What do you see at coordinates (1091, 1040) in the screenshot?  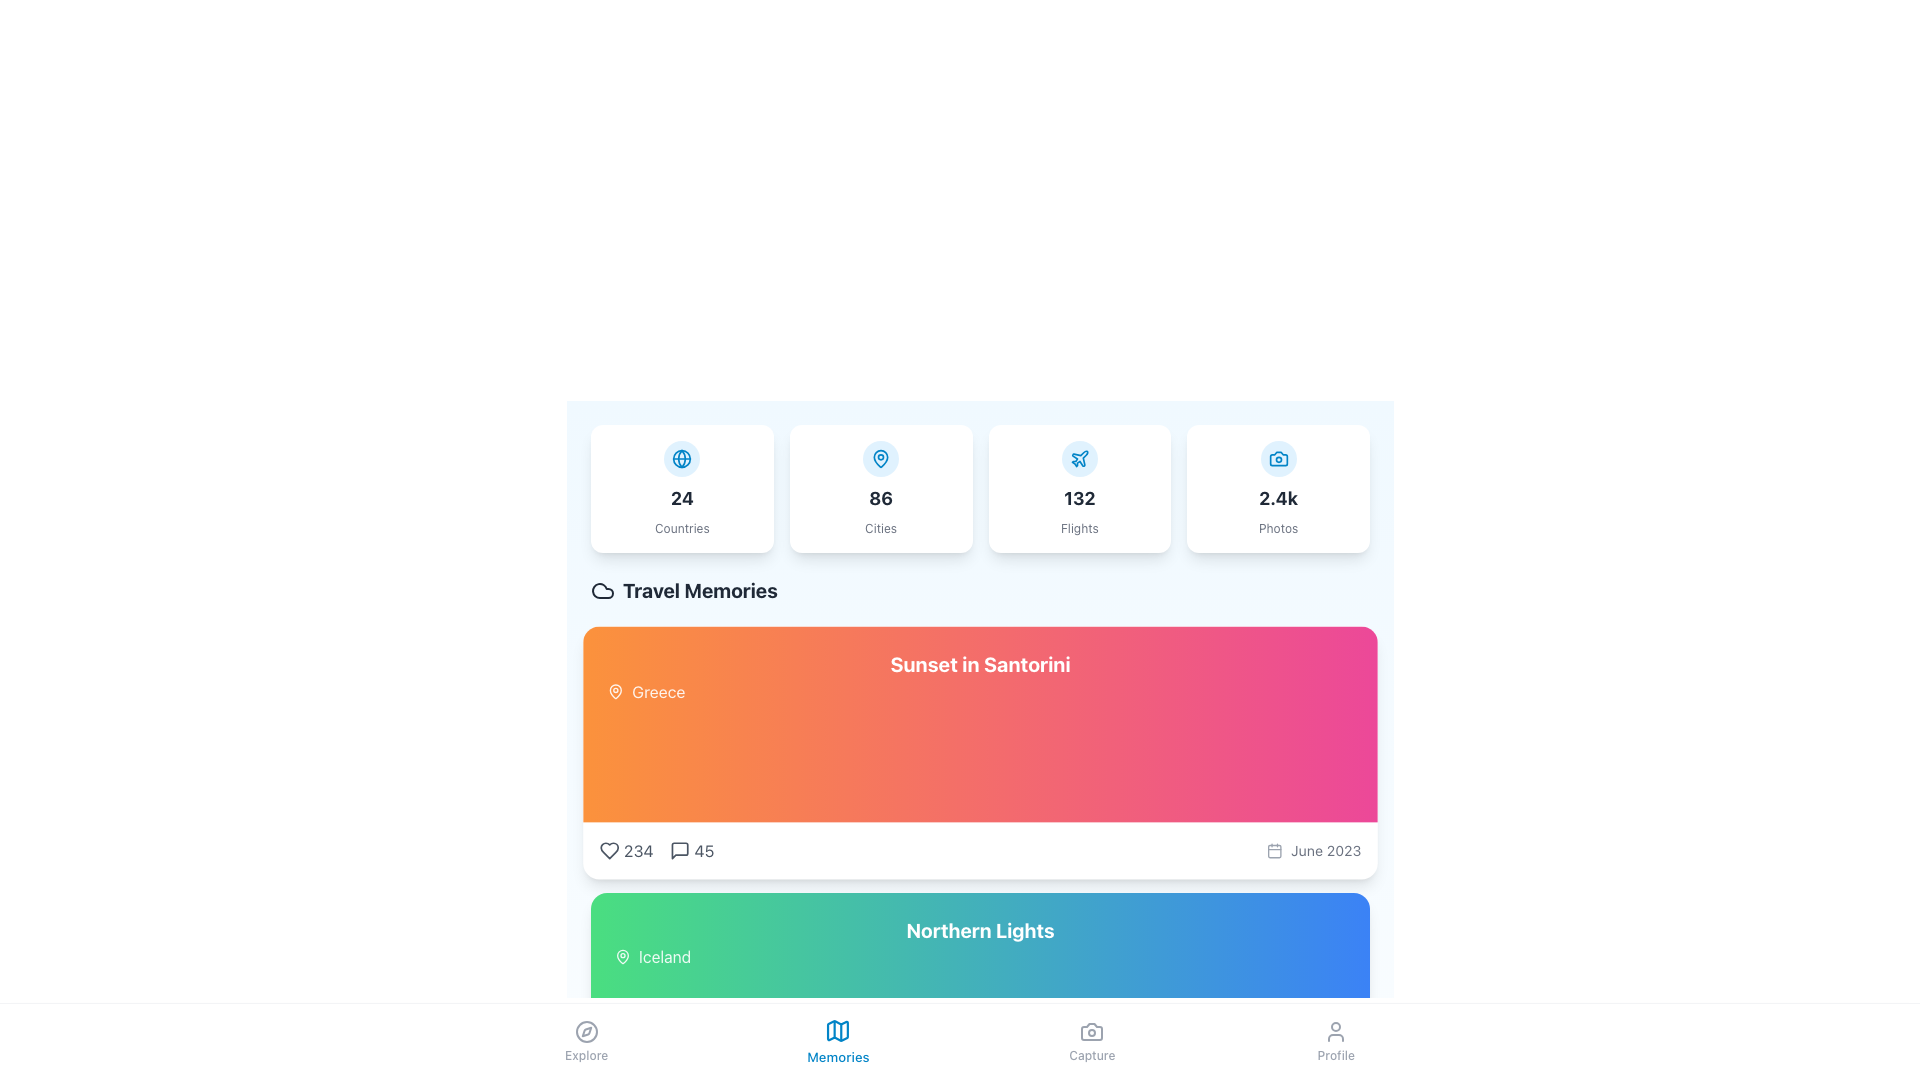 I see `the third button in the bottom navigation bar, positioned between the 'Memories' button and the 'Profile' button` at bounding box center [1091, 1040].